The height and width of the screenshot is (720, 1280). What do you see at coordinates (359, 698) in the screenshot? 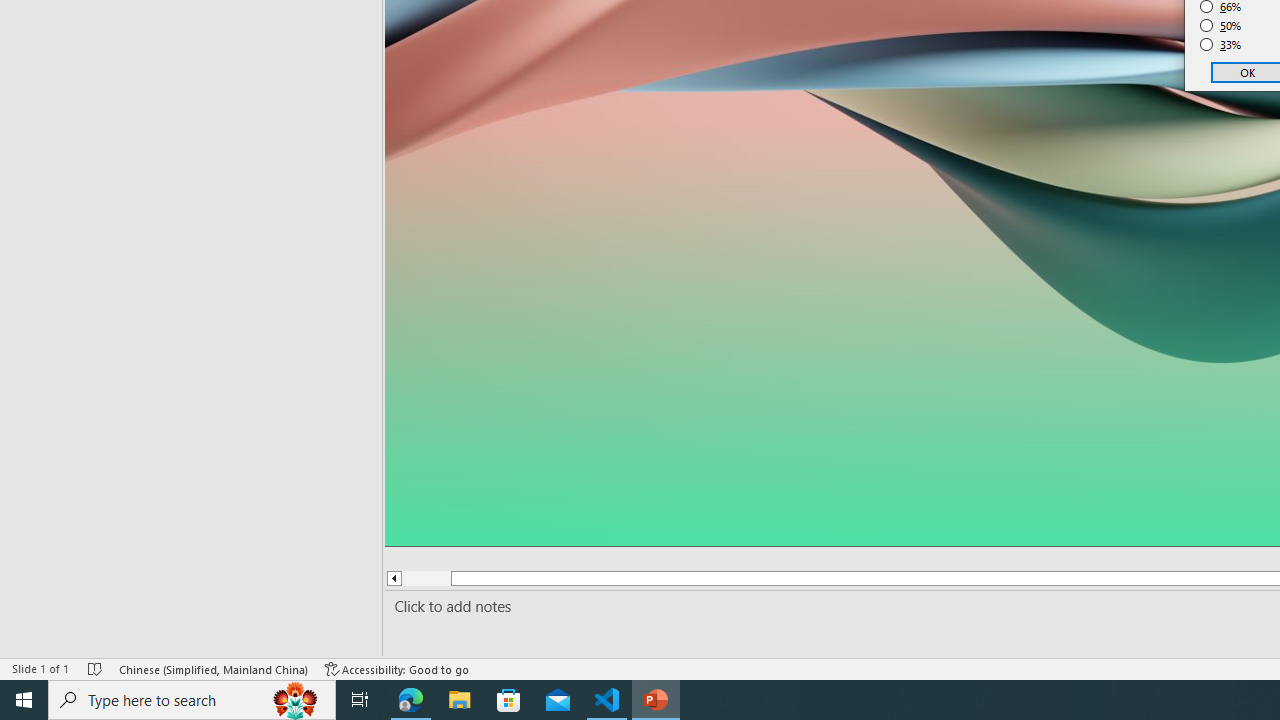
I see `'Task View'` at bounding box center [359, 698].